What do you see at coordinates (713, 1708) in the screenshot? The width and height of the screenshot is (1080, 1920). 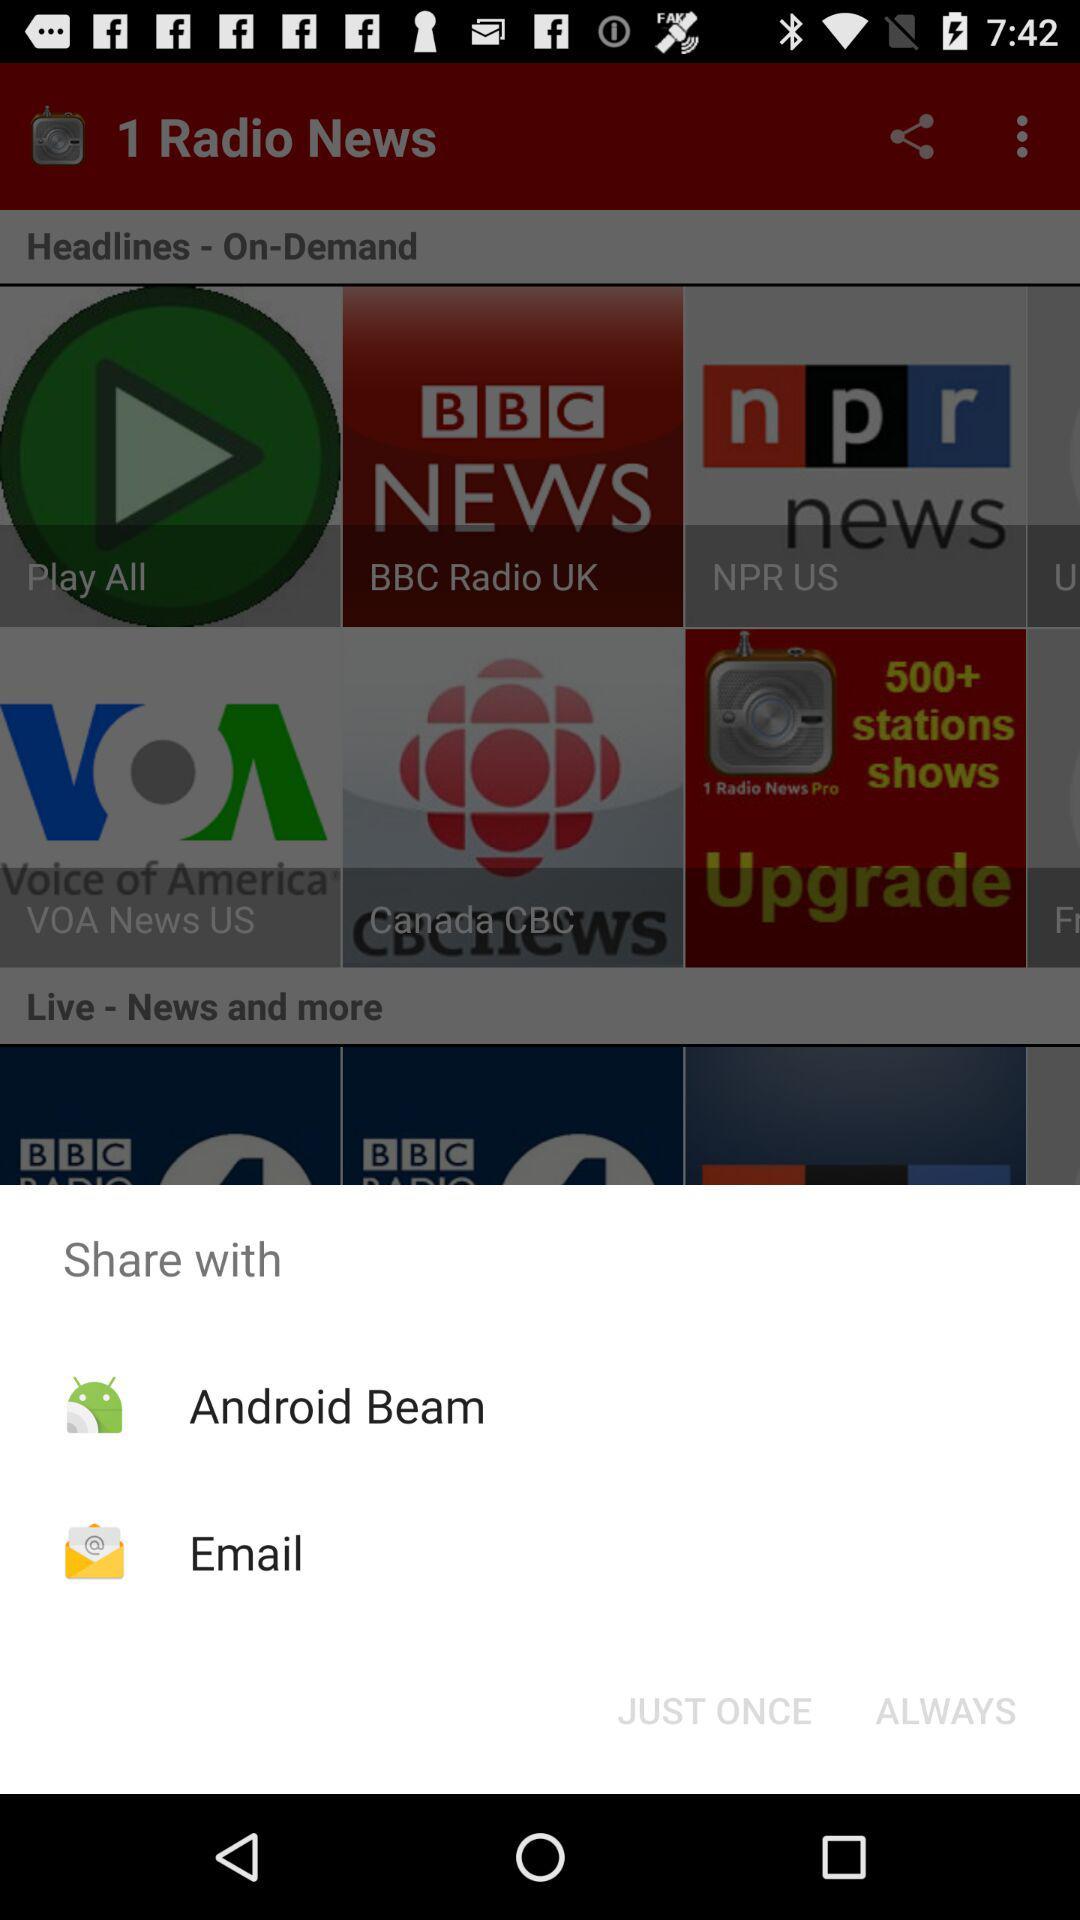 I see `the icon below the share with` at bounding box center [713, 1708].